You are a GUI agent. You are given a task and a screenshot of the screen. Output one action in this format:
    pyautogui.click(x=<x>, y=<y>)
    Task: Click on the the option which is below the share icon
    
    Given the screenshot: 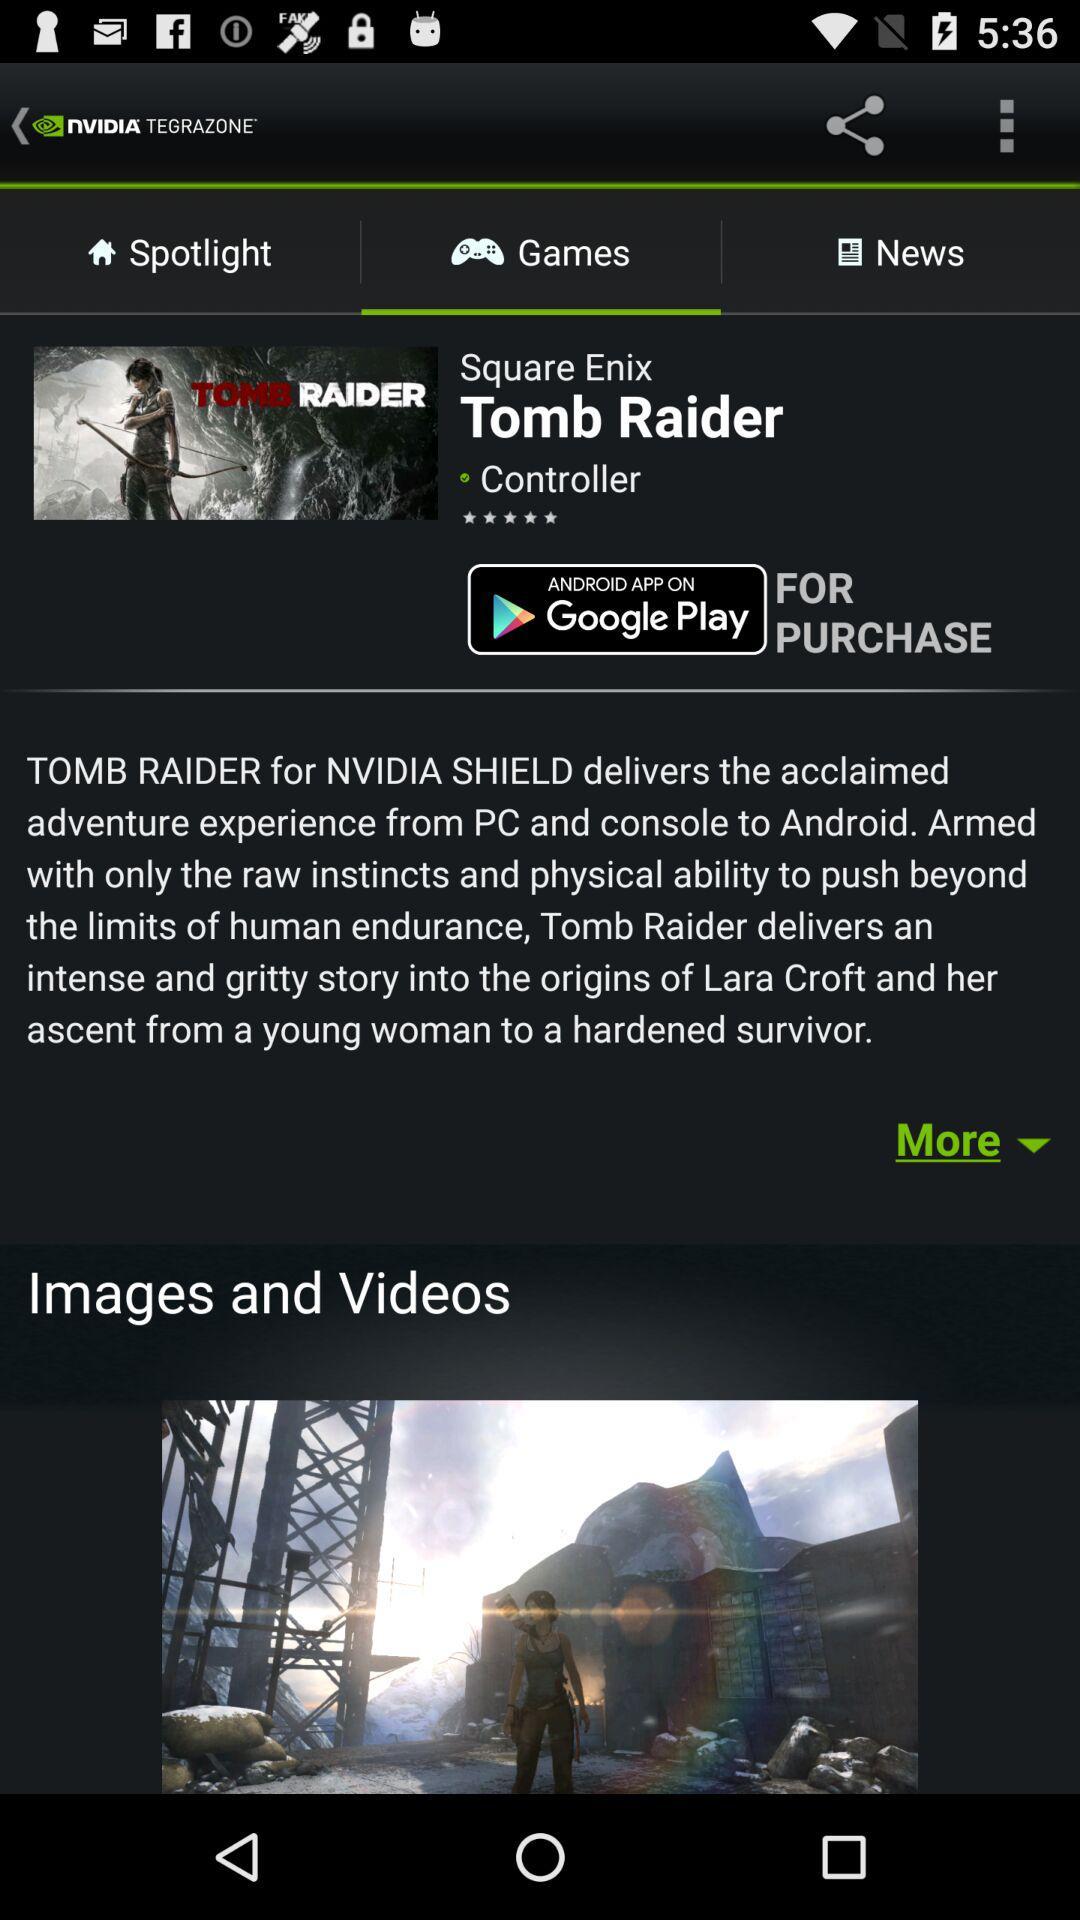 What is the action you would take?
    pyautogui.click(x=901, y=251)
    